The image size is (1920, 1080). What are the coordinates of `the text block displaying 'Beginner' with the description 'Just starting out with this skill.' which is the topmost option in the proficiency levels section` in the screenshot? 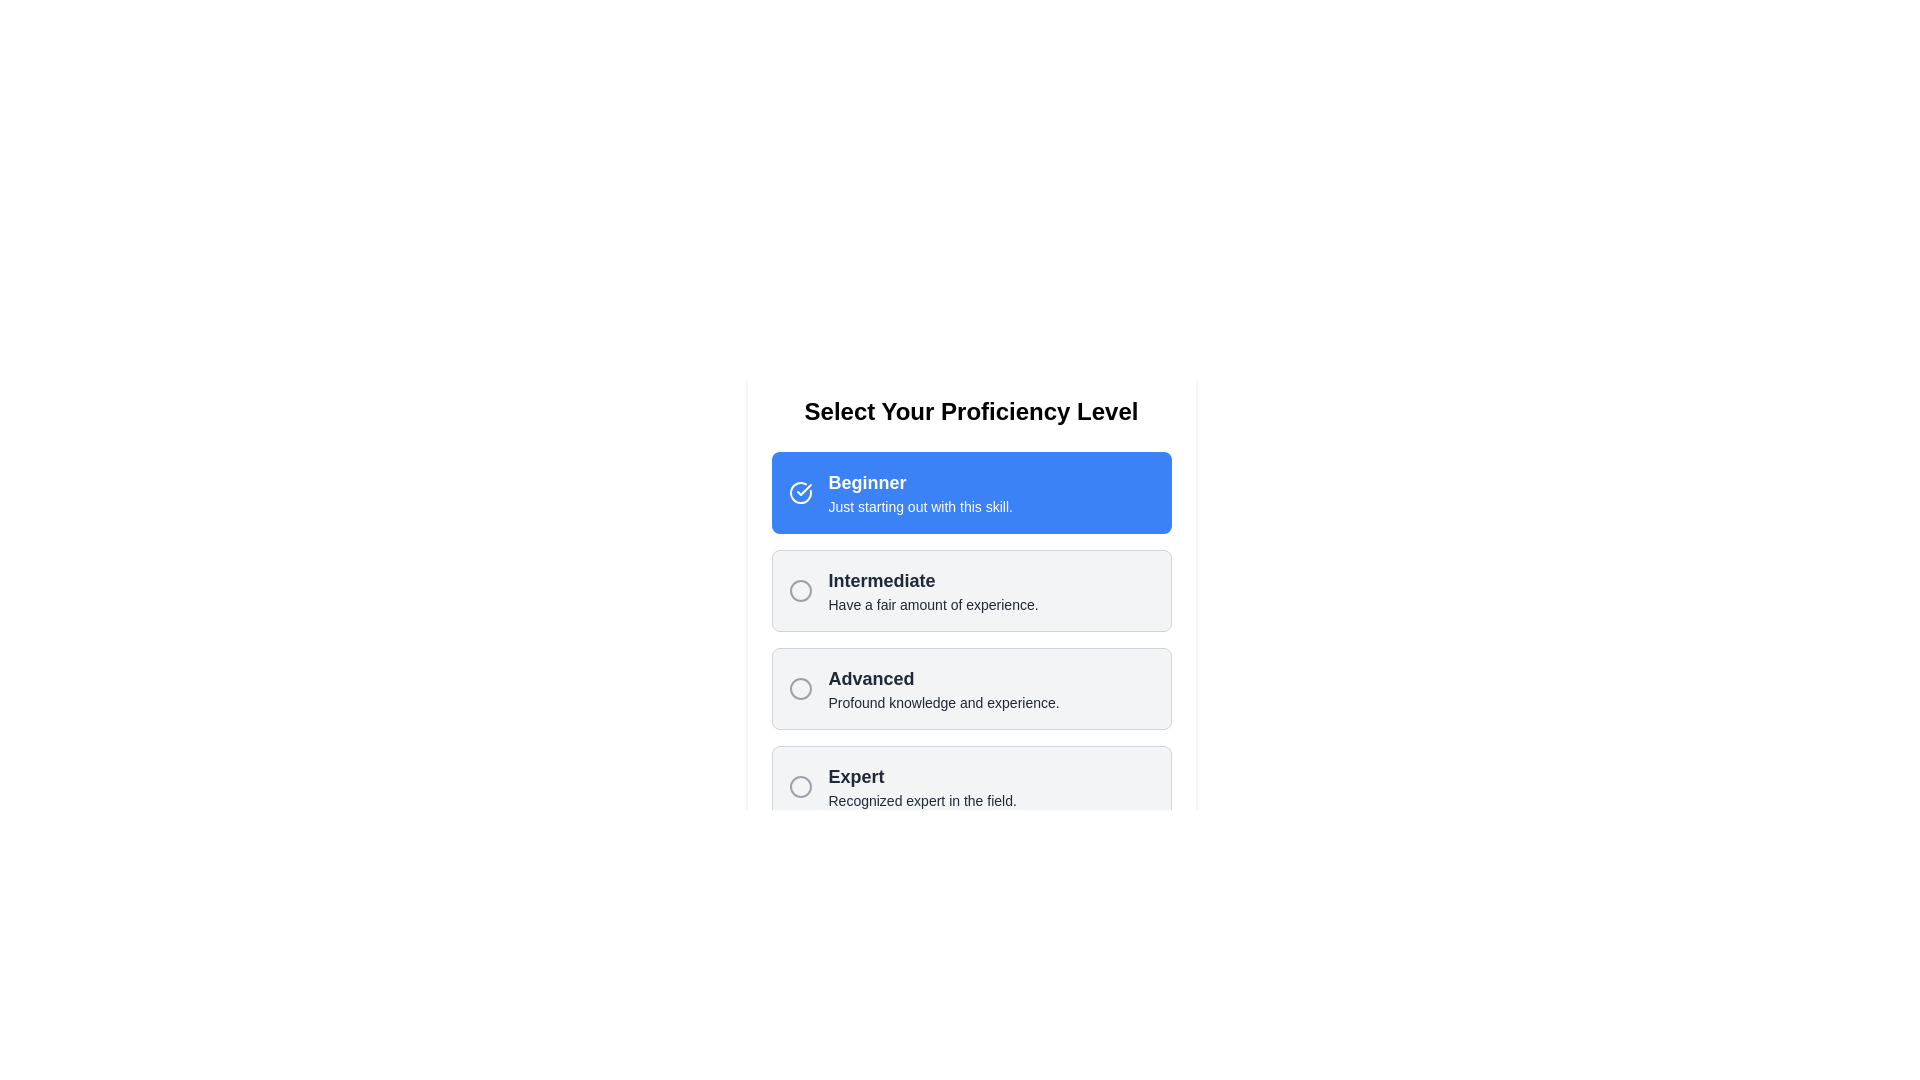 It's located at (919, 493).